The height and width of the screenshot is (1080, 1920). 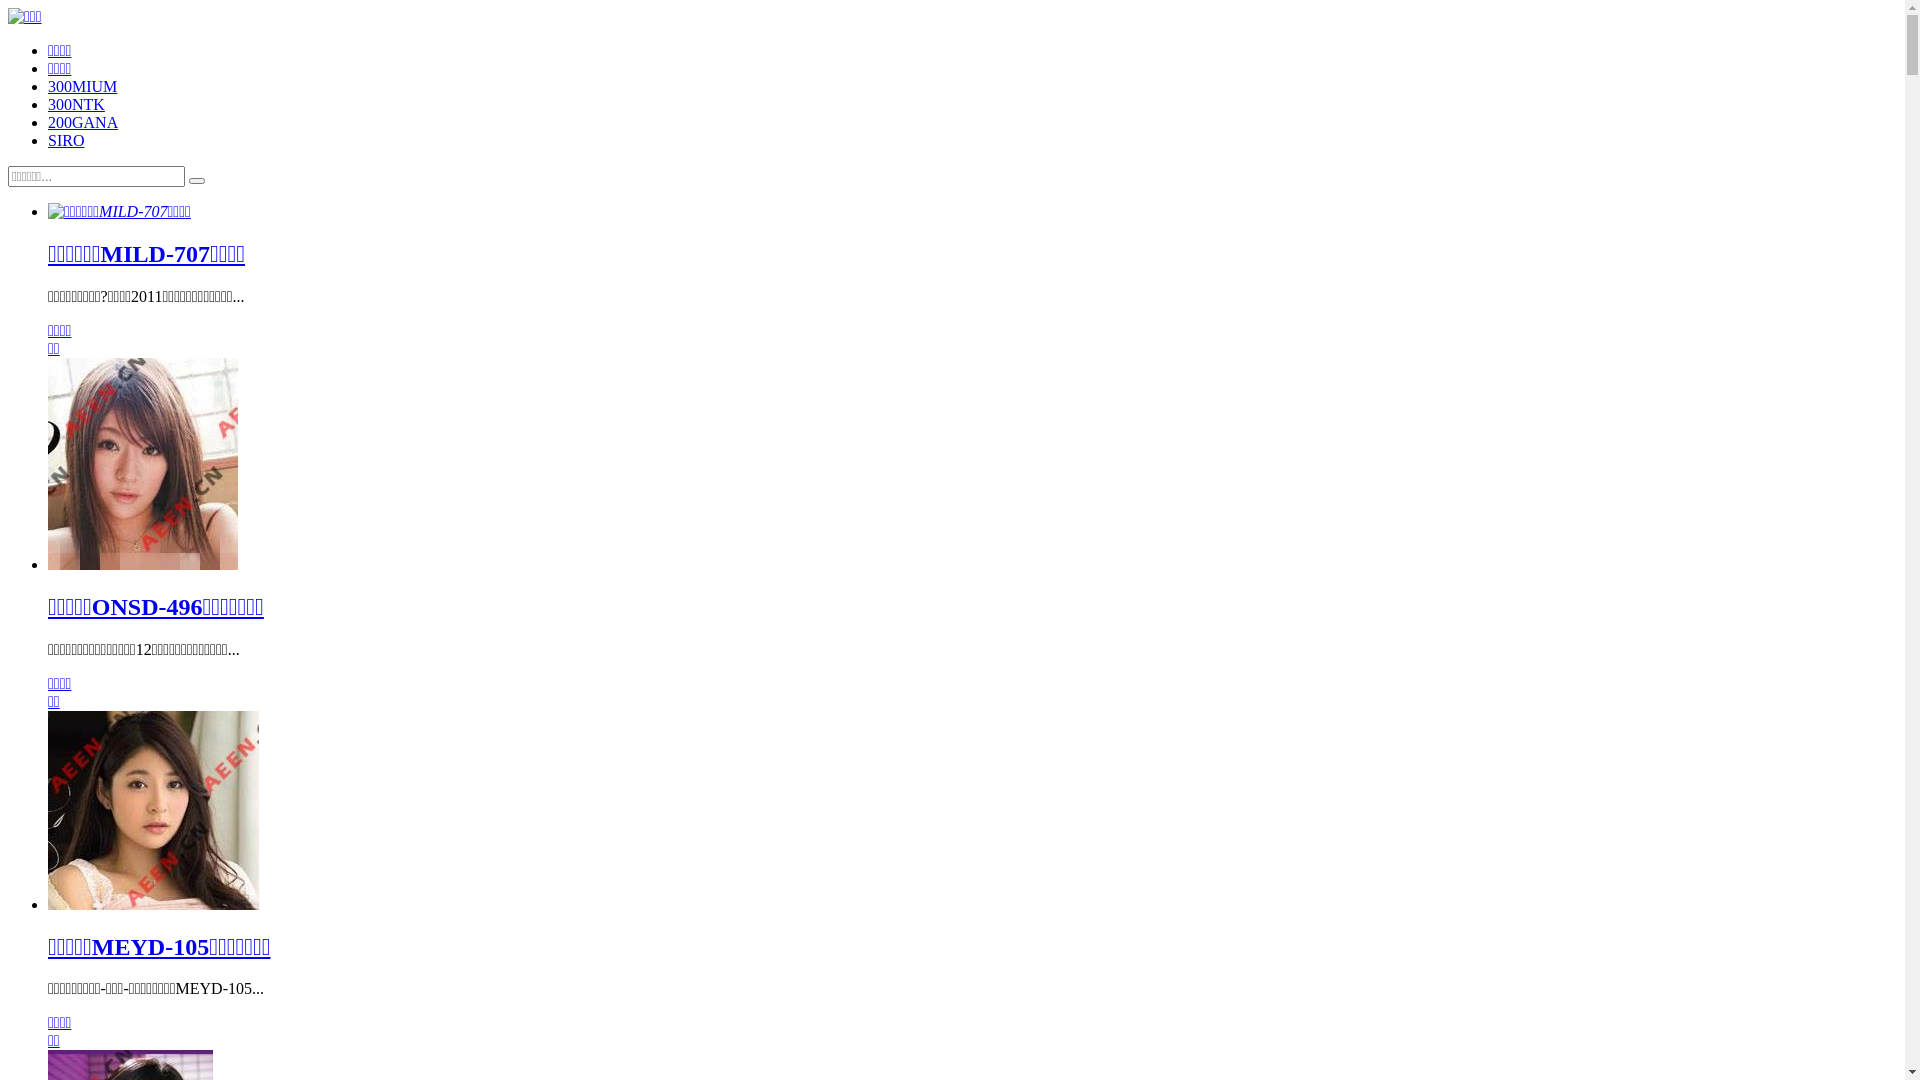 I want to click on '300MIUM', so click(x=81, y=85).